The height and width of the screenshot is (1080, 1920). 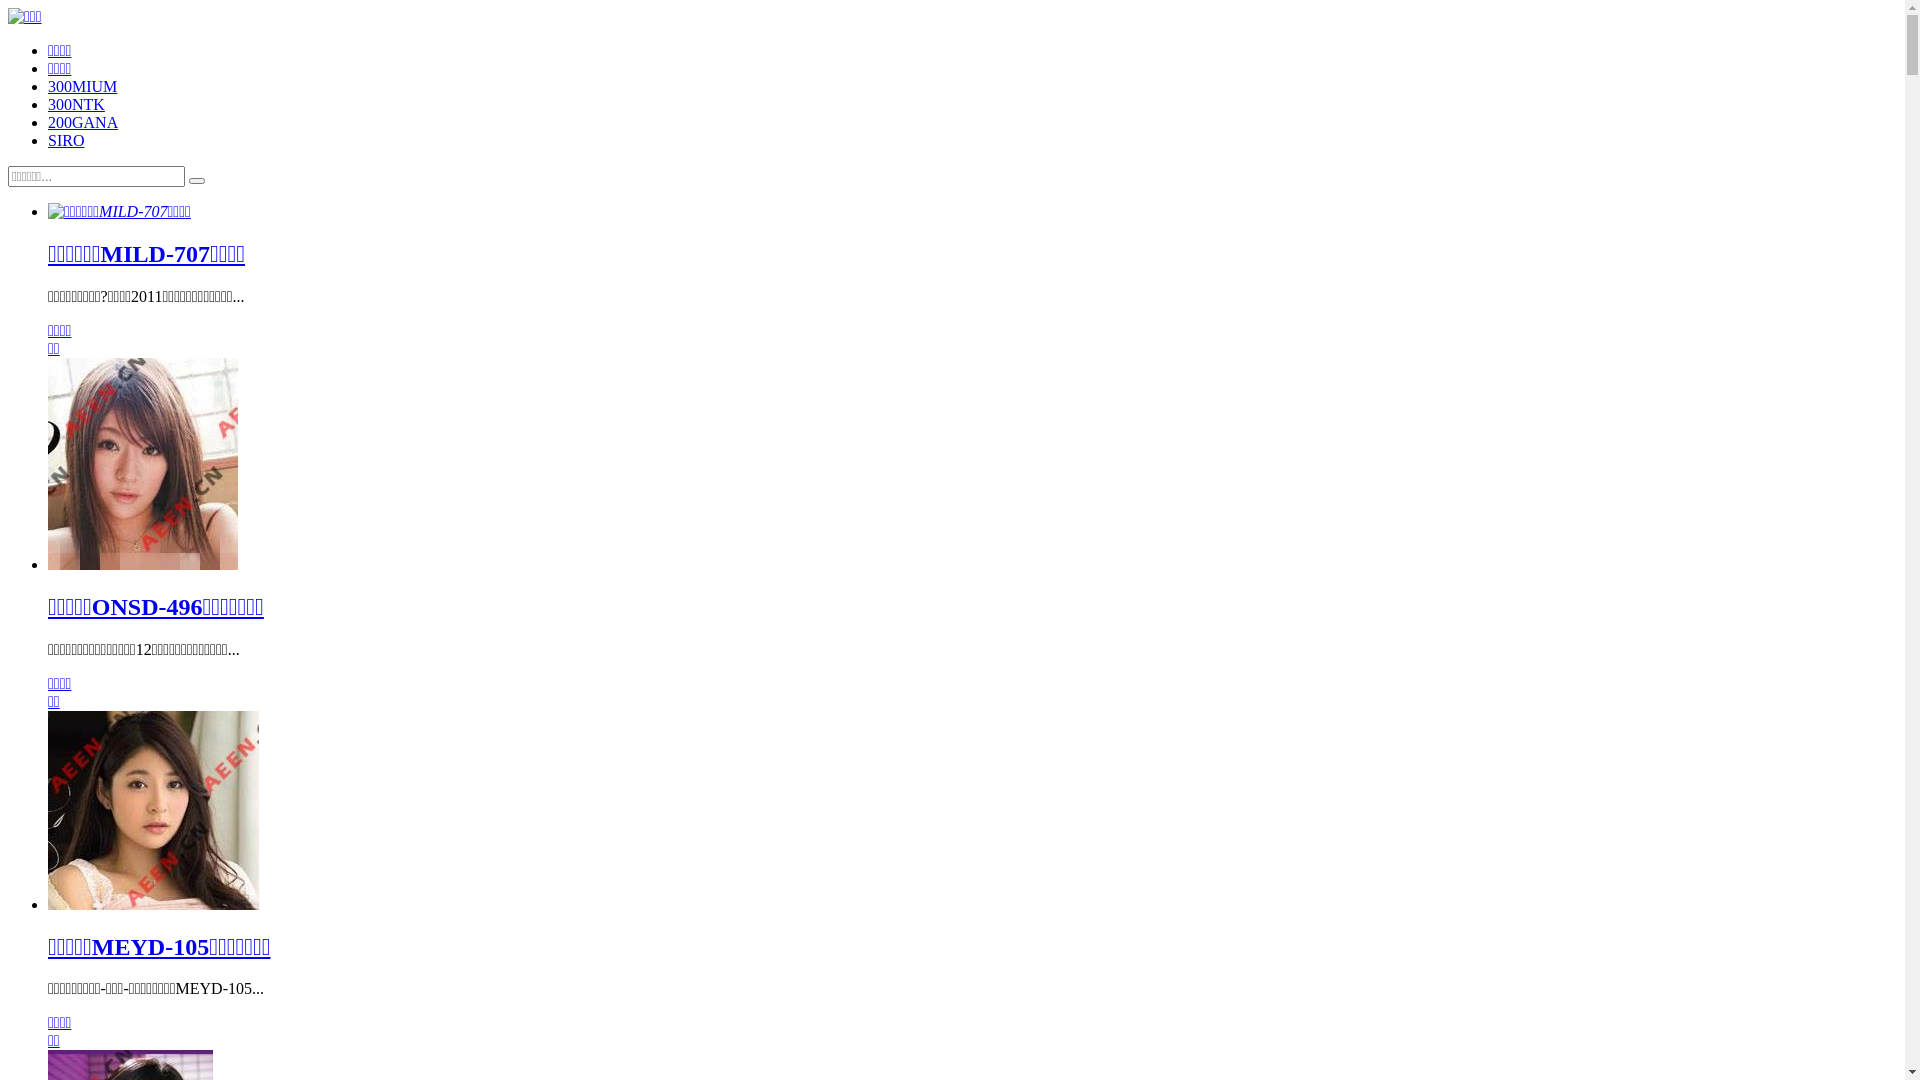 I want to click on '300MIUM', so click(x=81, y=85).